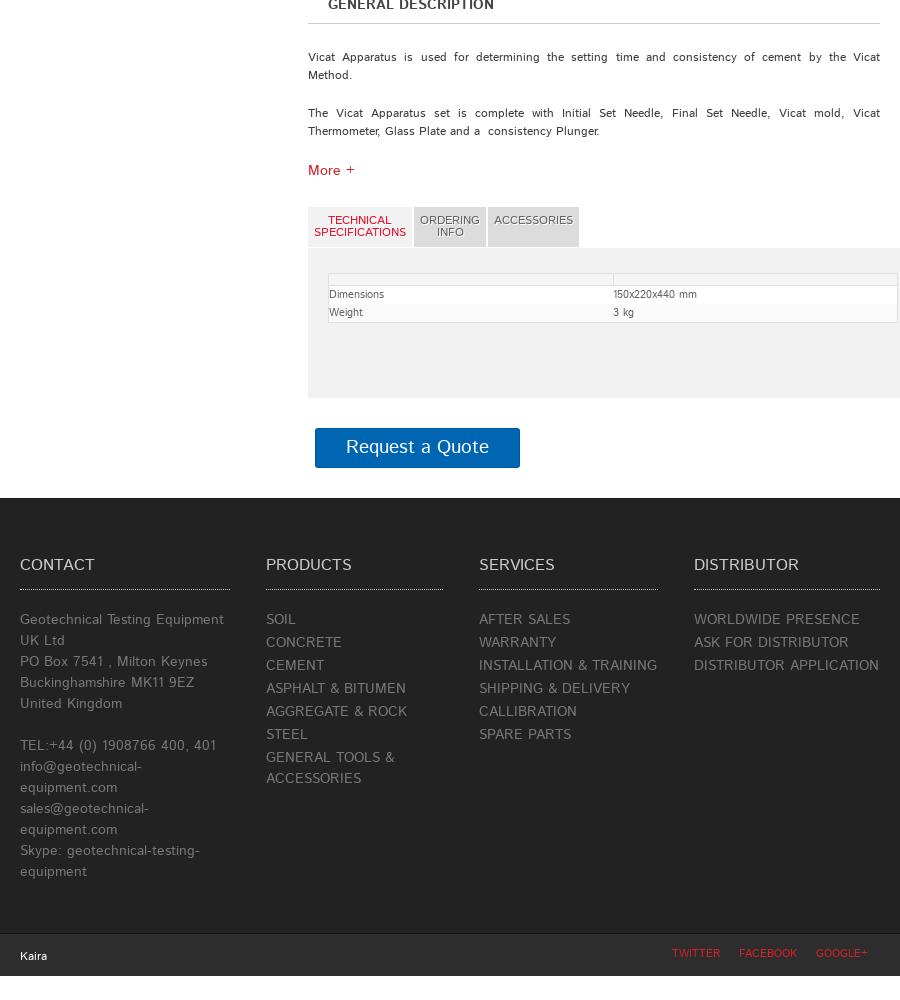 The height and width of the screenshot is (1000, 900). Describe the element at coordinates (122, 619) in the screenshot. I see `'Geotechnical Testing Equipment'` at that location.